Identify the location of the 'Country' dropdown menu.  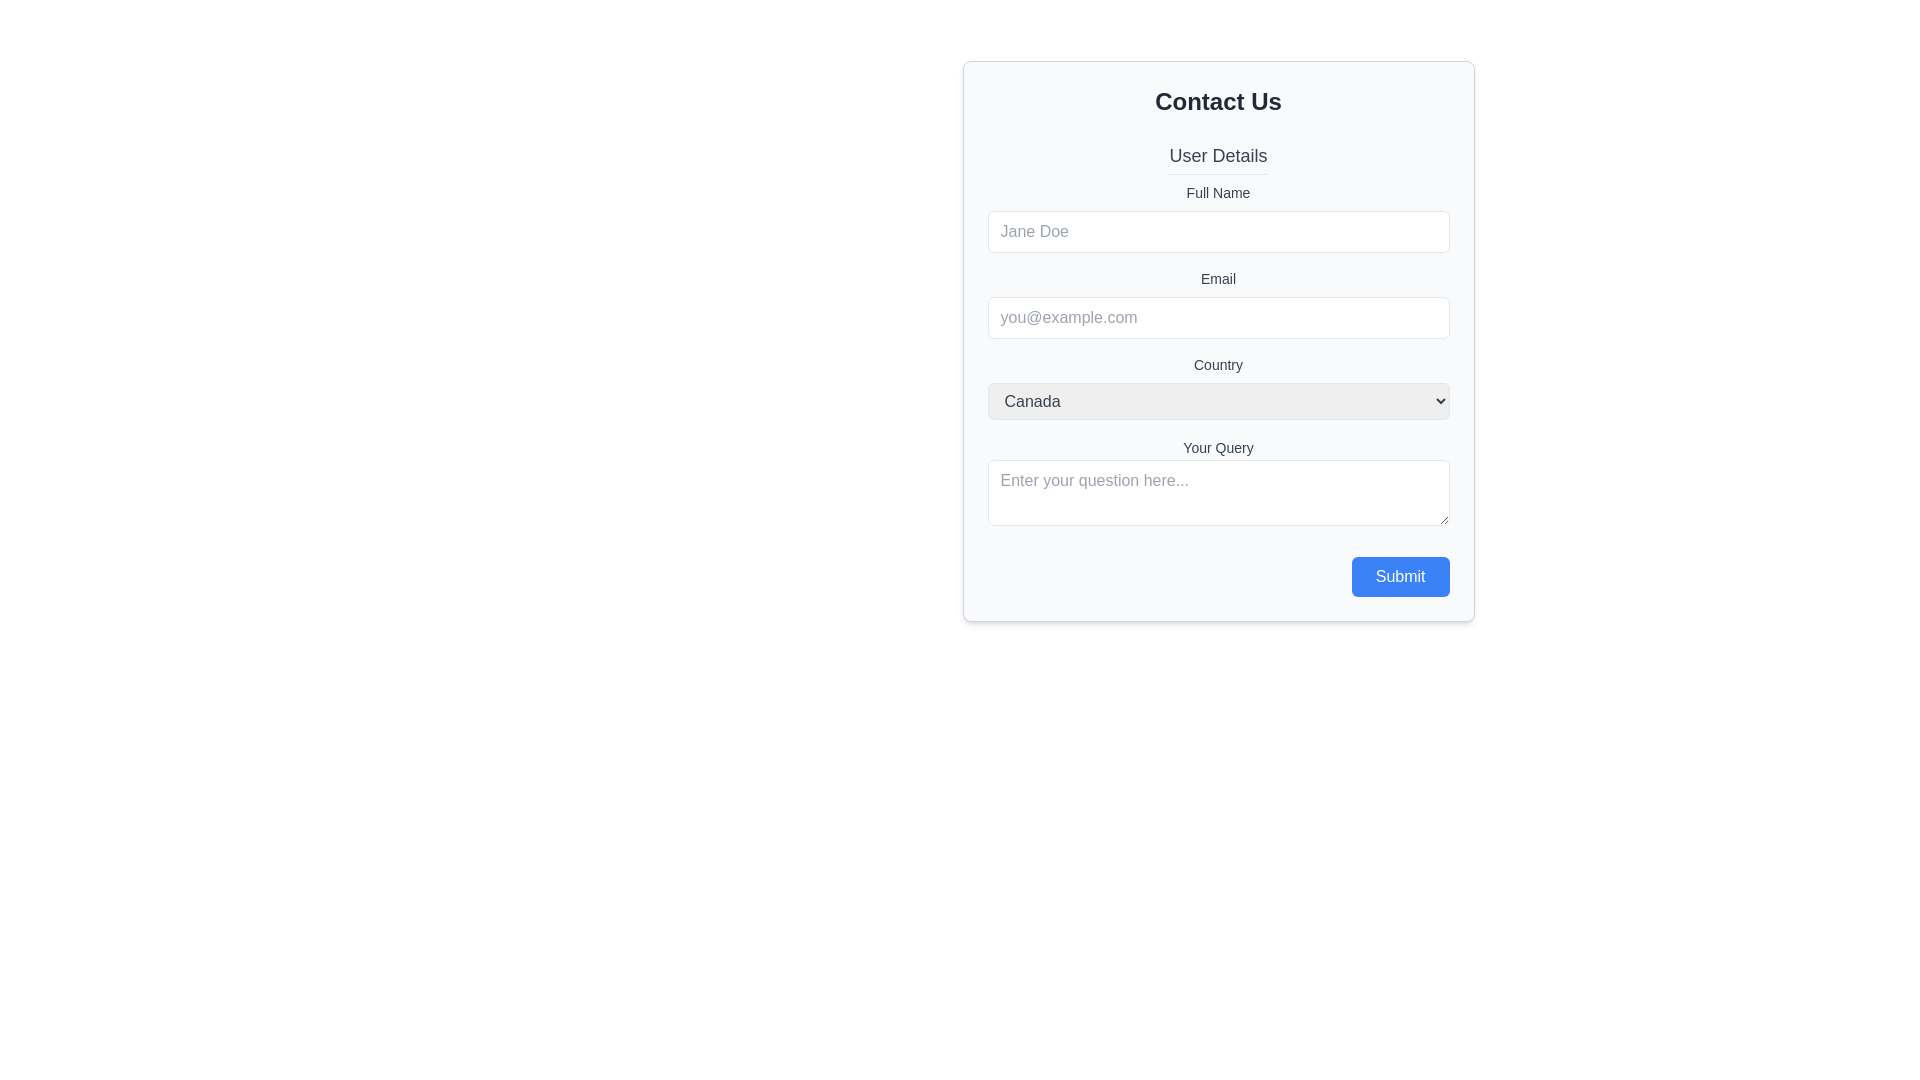
(1217, 387).